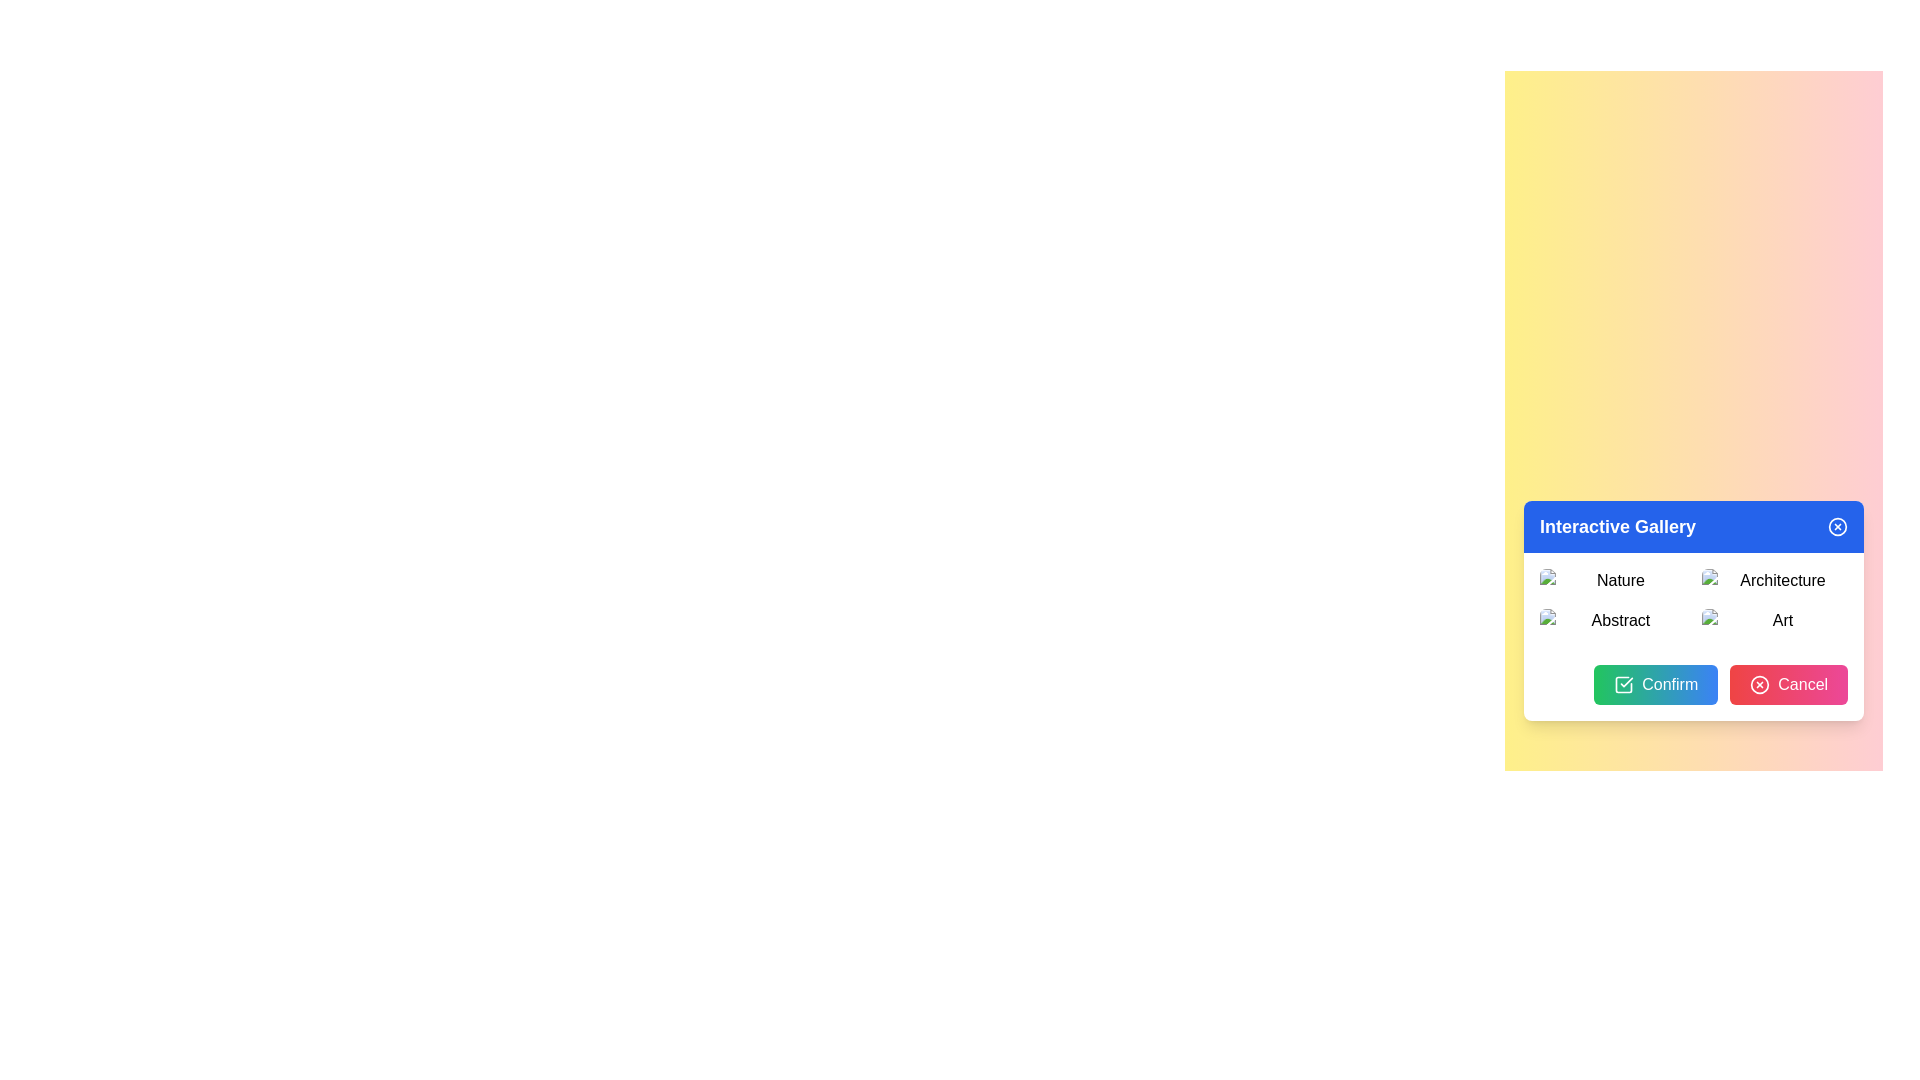 This screenshot has height=1080, width=1920. I want to click on the 'Abstract' selectable grid item in the Interactive Gallery, so click(1612, 620).